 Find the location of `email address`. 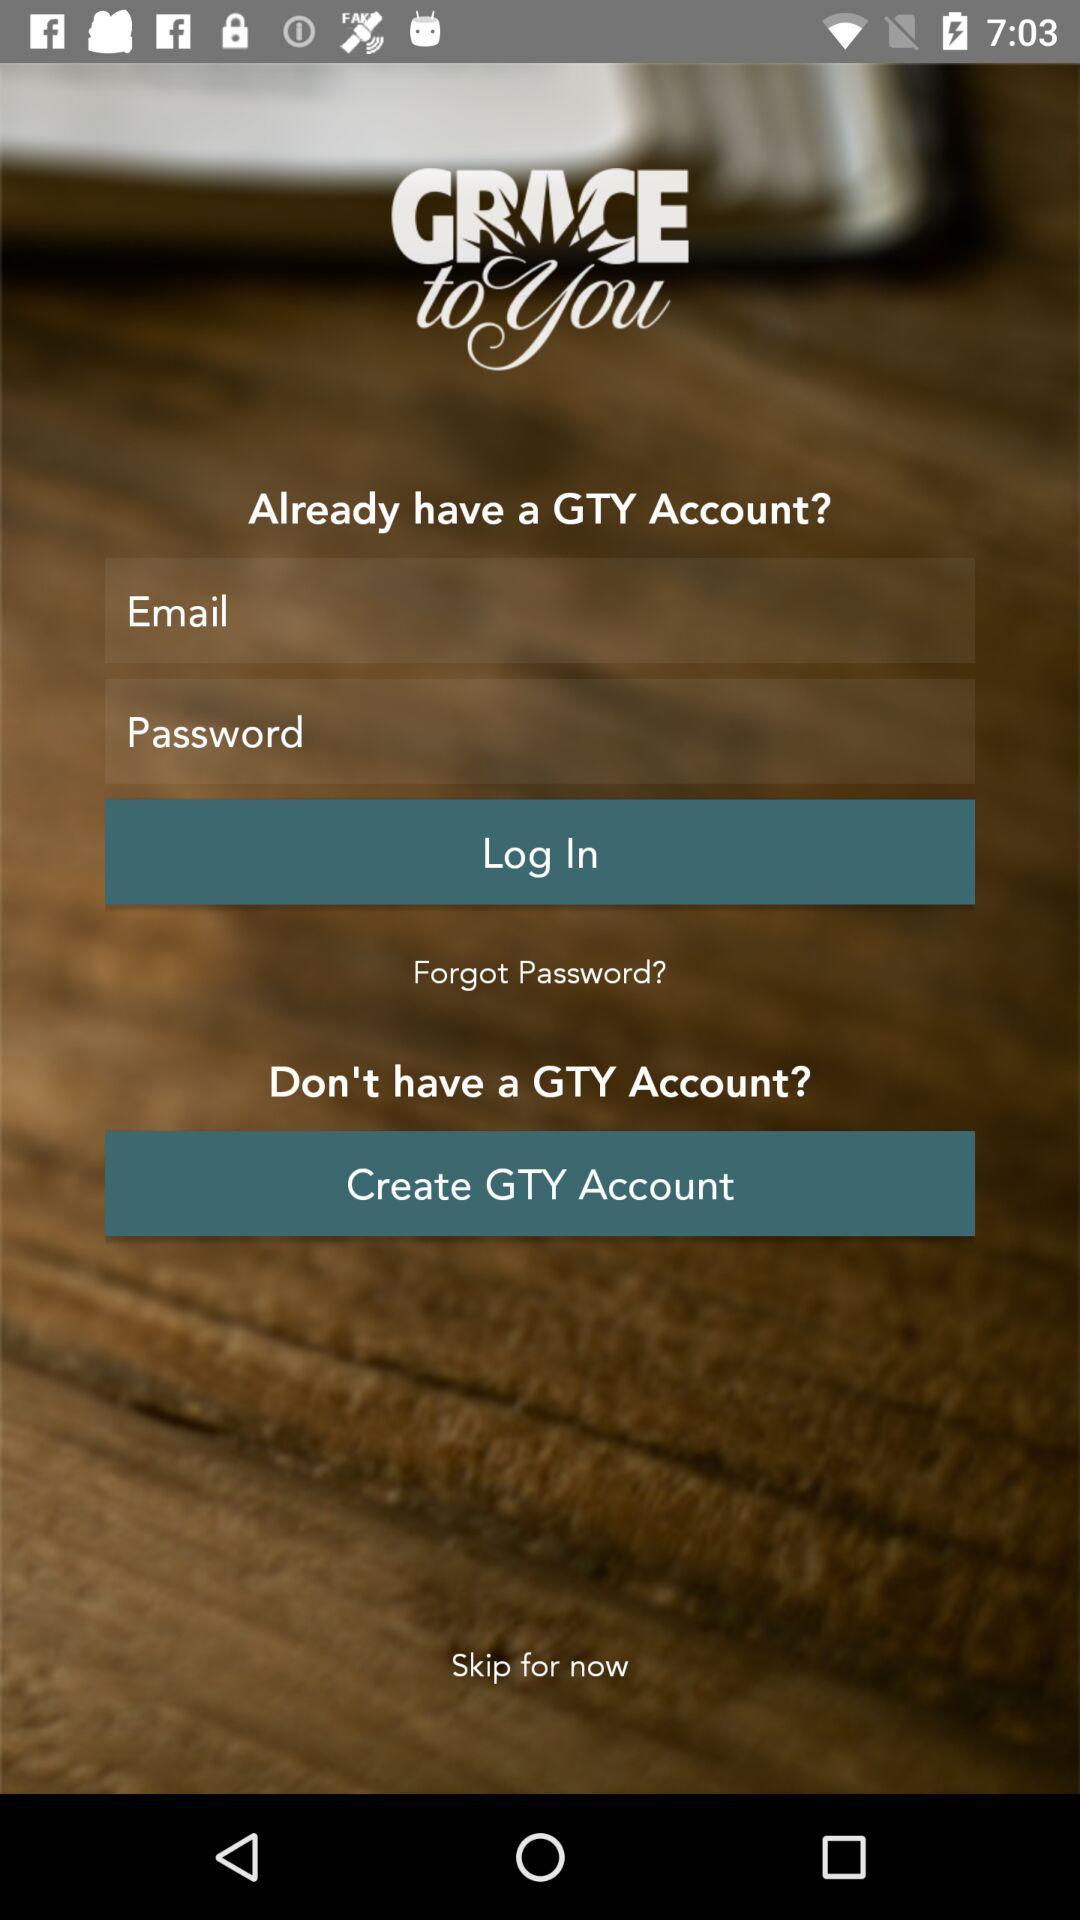

email address is located at coordinates (540, 609).